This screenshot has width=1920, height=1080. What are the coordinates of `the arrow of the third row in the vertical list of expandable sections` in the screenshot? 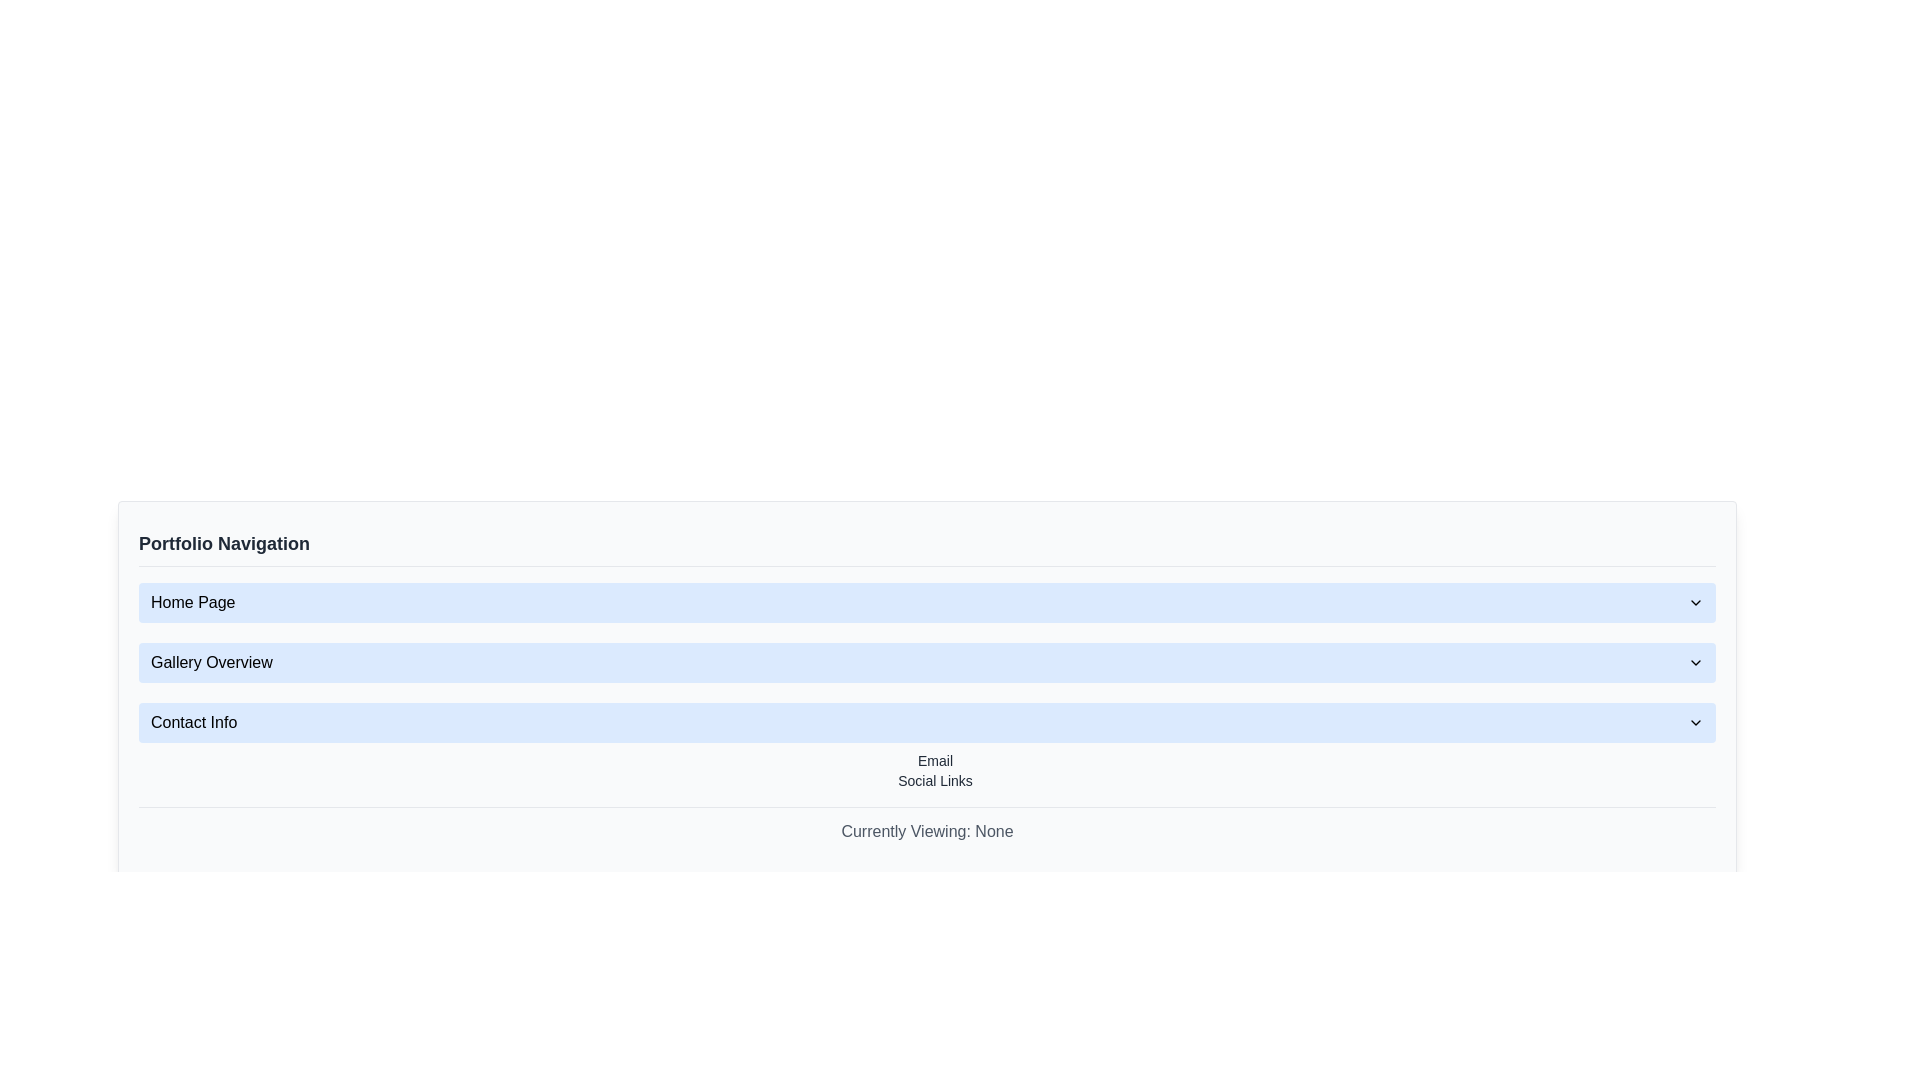 It's located at (926, 722).